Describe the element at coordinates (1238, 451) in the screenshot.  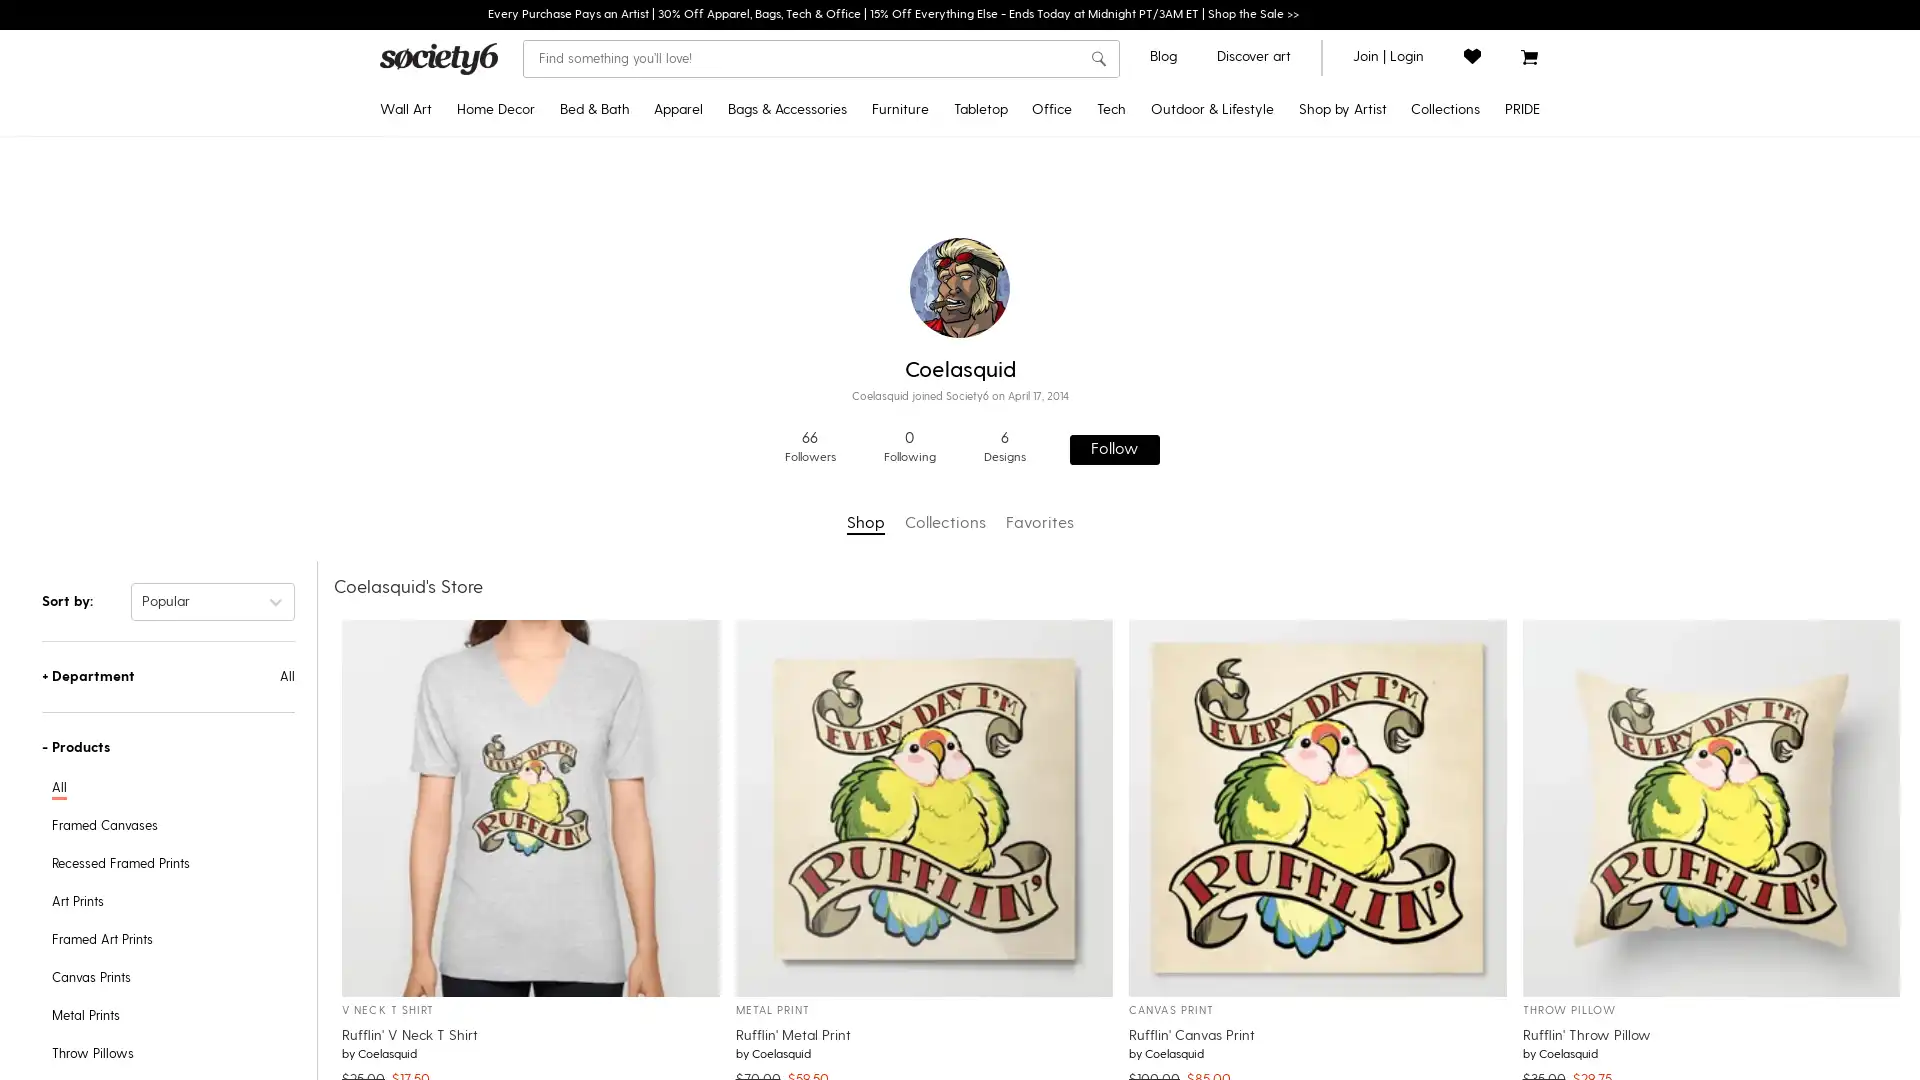
I see `Beach Towels` at that location.